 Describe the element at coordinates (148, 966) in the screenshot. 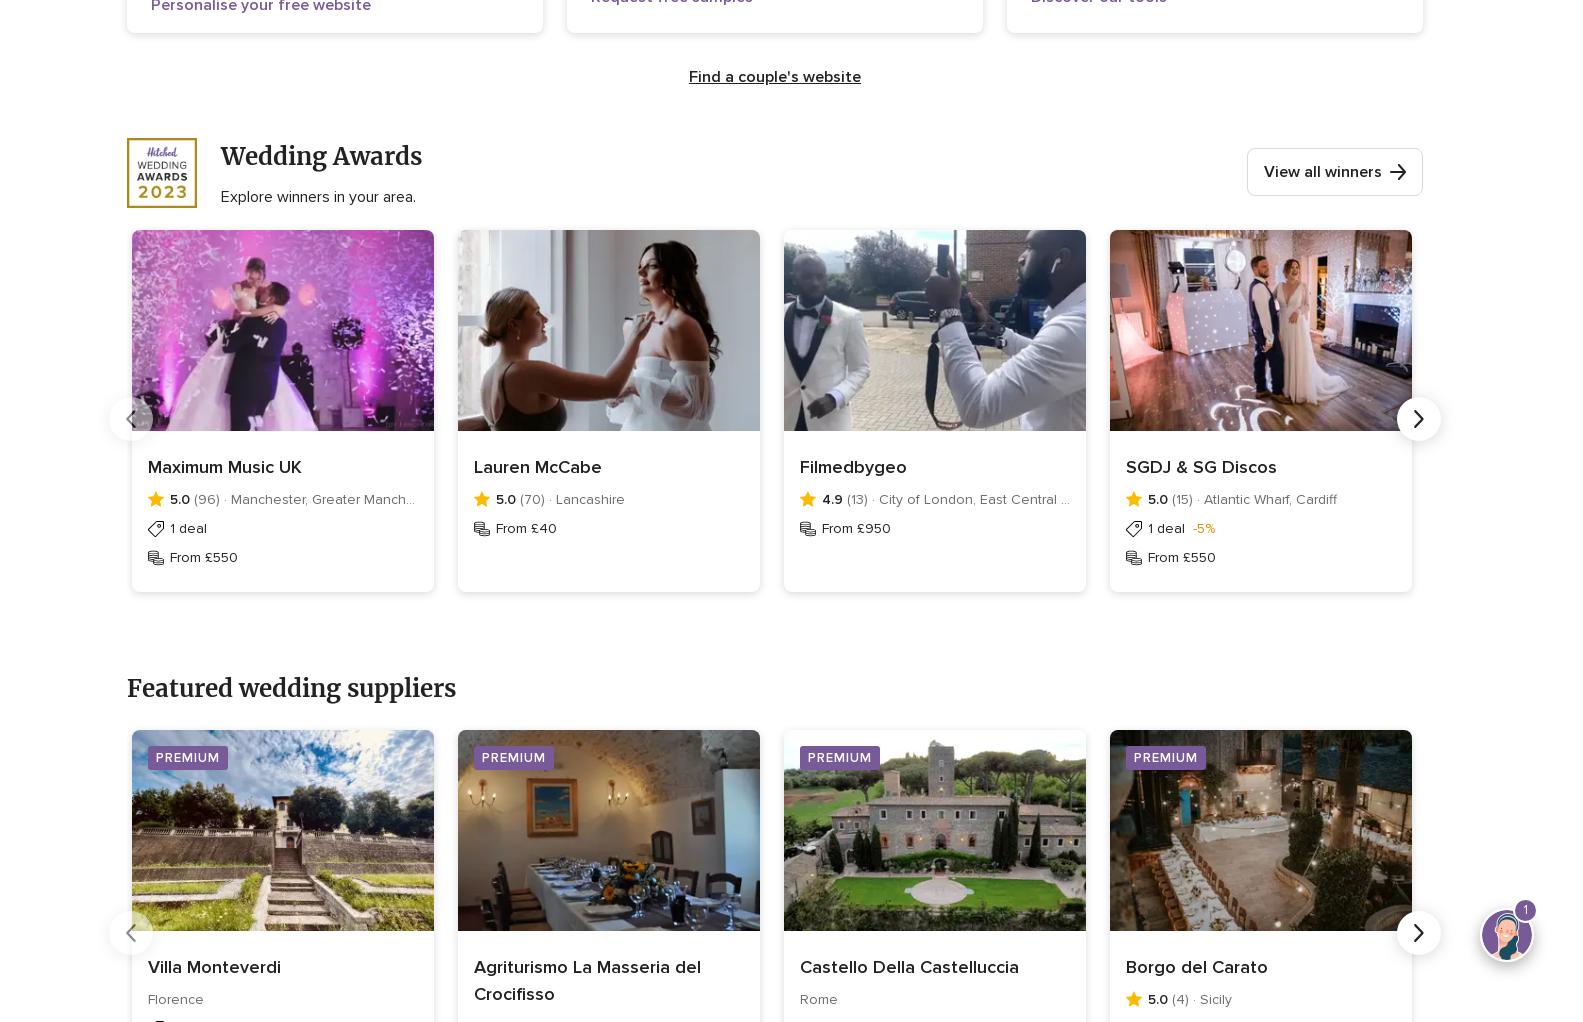

I see `'Villa Monteverdi'` at that location.